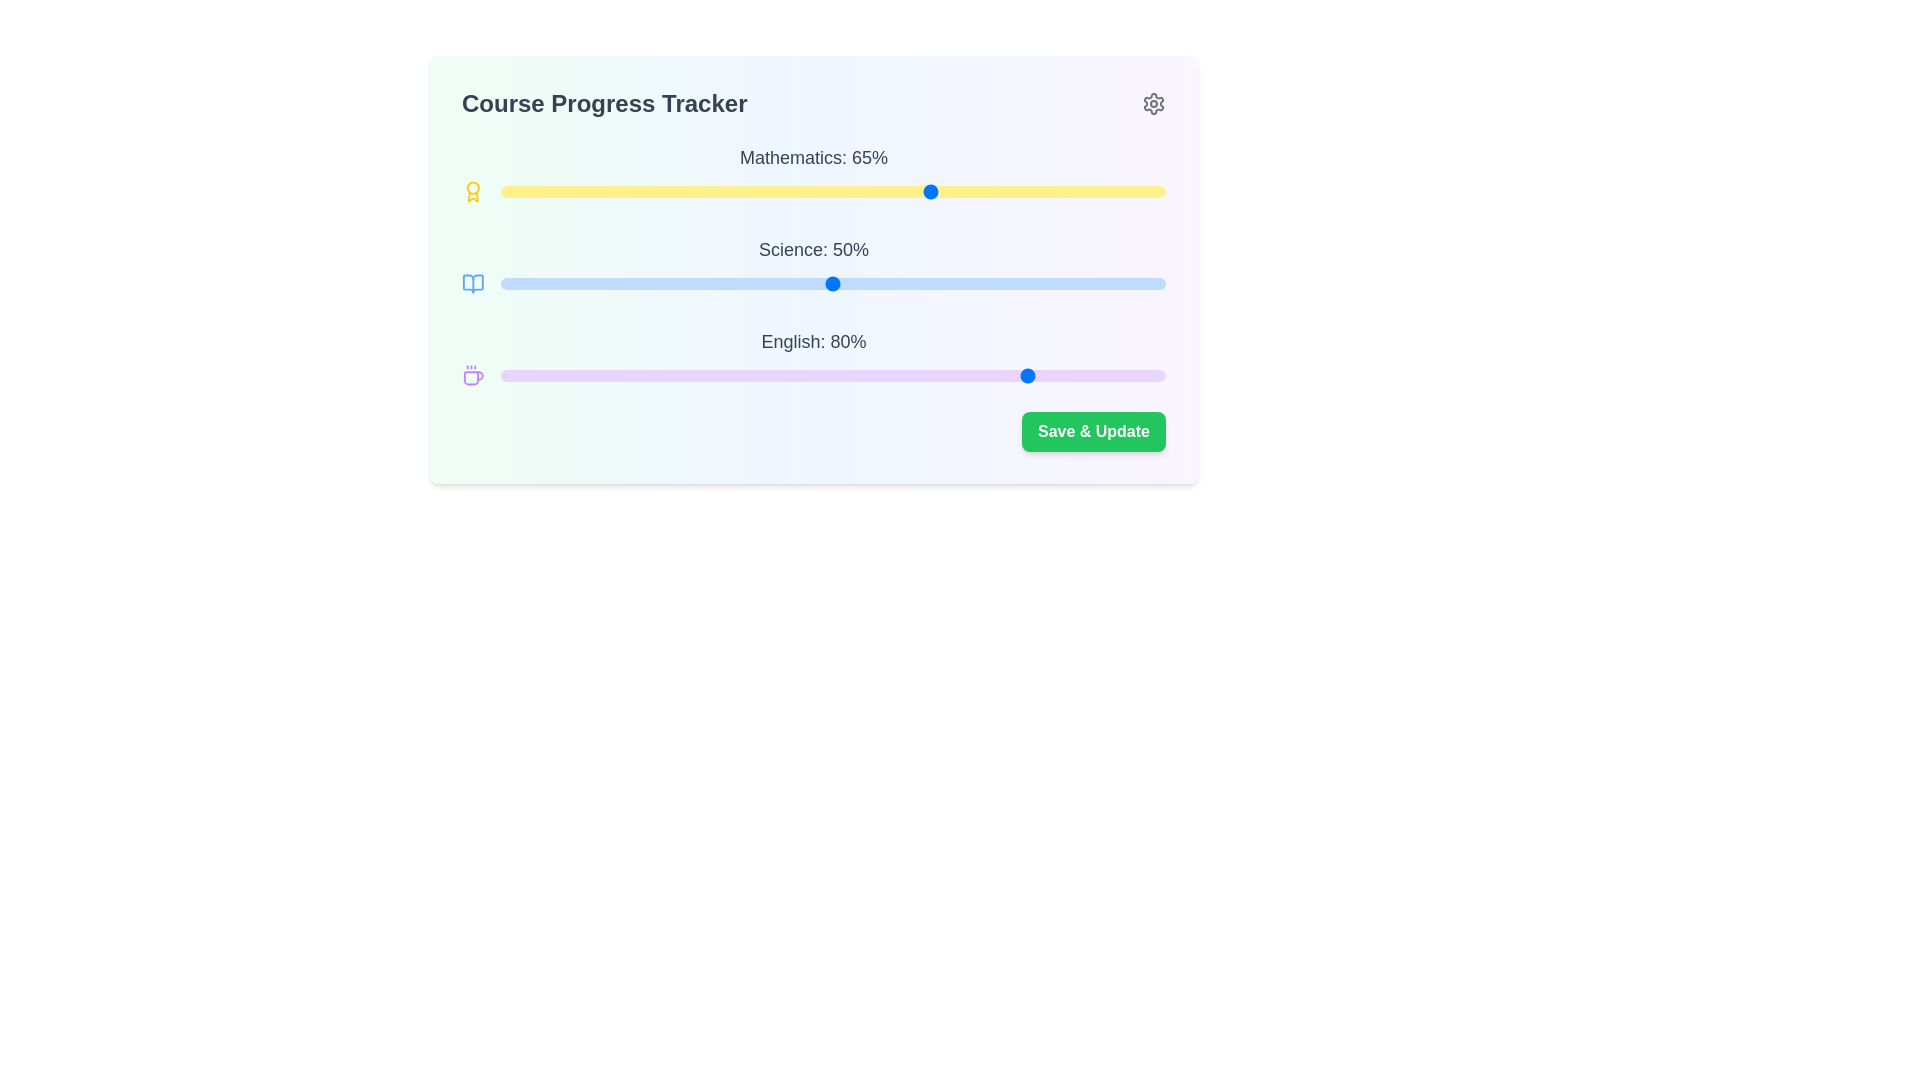 This screenshot has height=1080, width=1920. What do you see at coordinates (507, 375) in the screenshot?
I see `the English progress` at bounding box center [507, 375].